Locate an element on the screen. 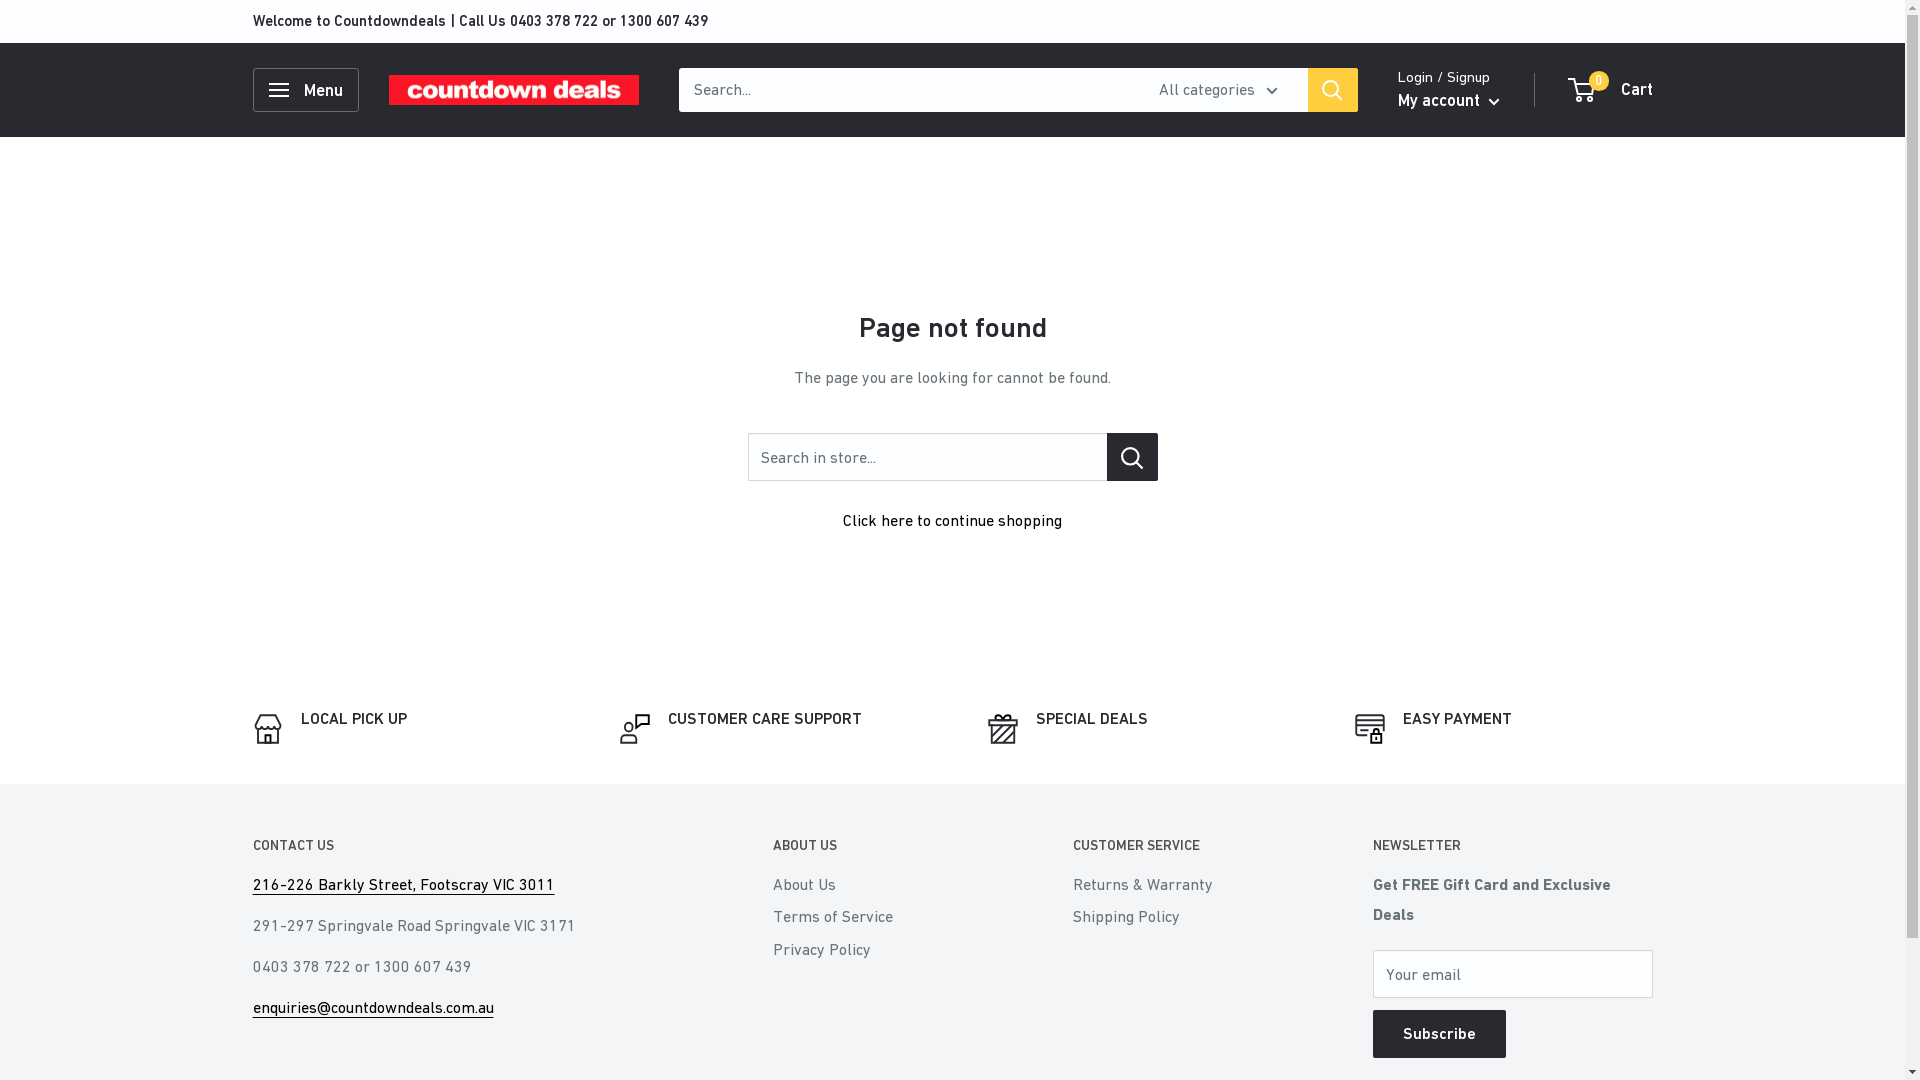 This screenshot has height=1080, width=1920. 'Terms of Service' is located at coordinates (886, 915).